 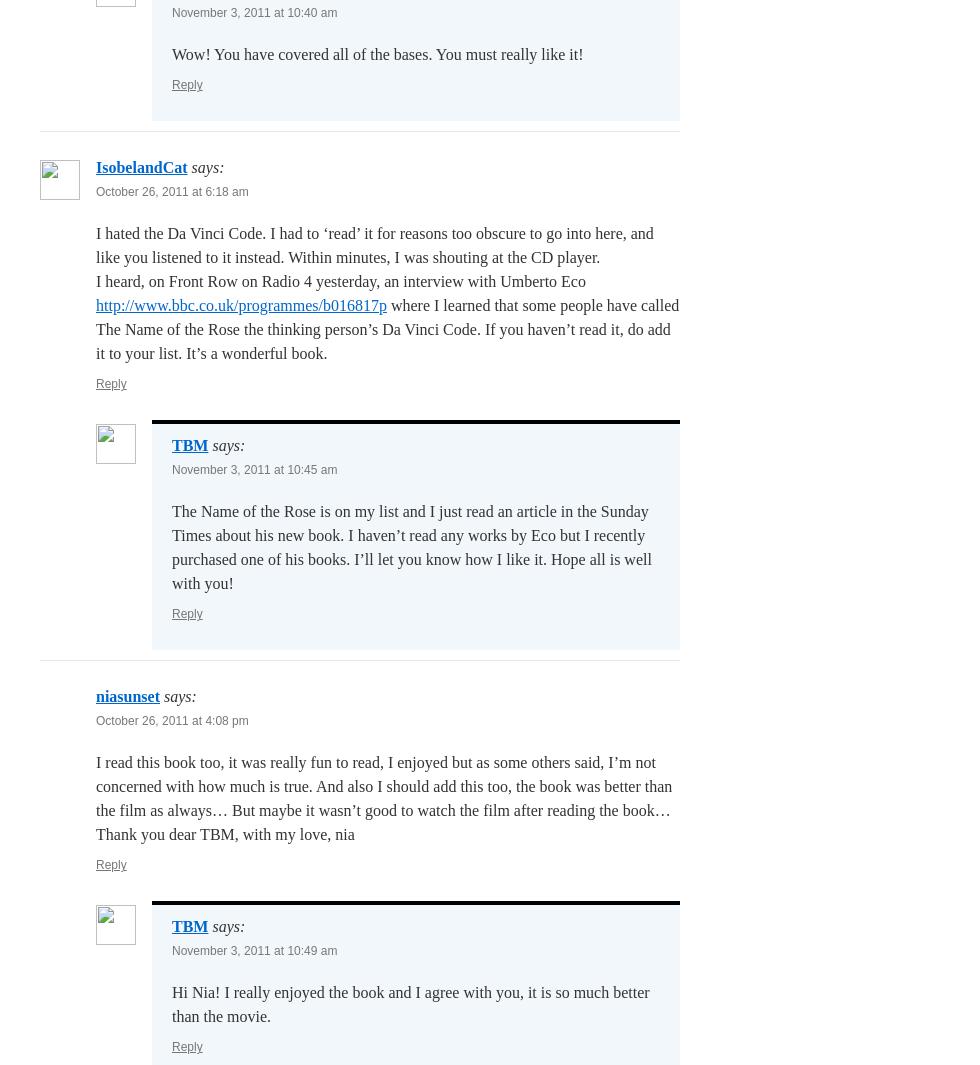 What do you see at coordinates (127, 696) in the screenshot?
I see `'niasunset'` at bounding box center [127, 696].